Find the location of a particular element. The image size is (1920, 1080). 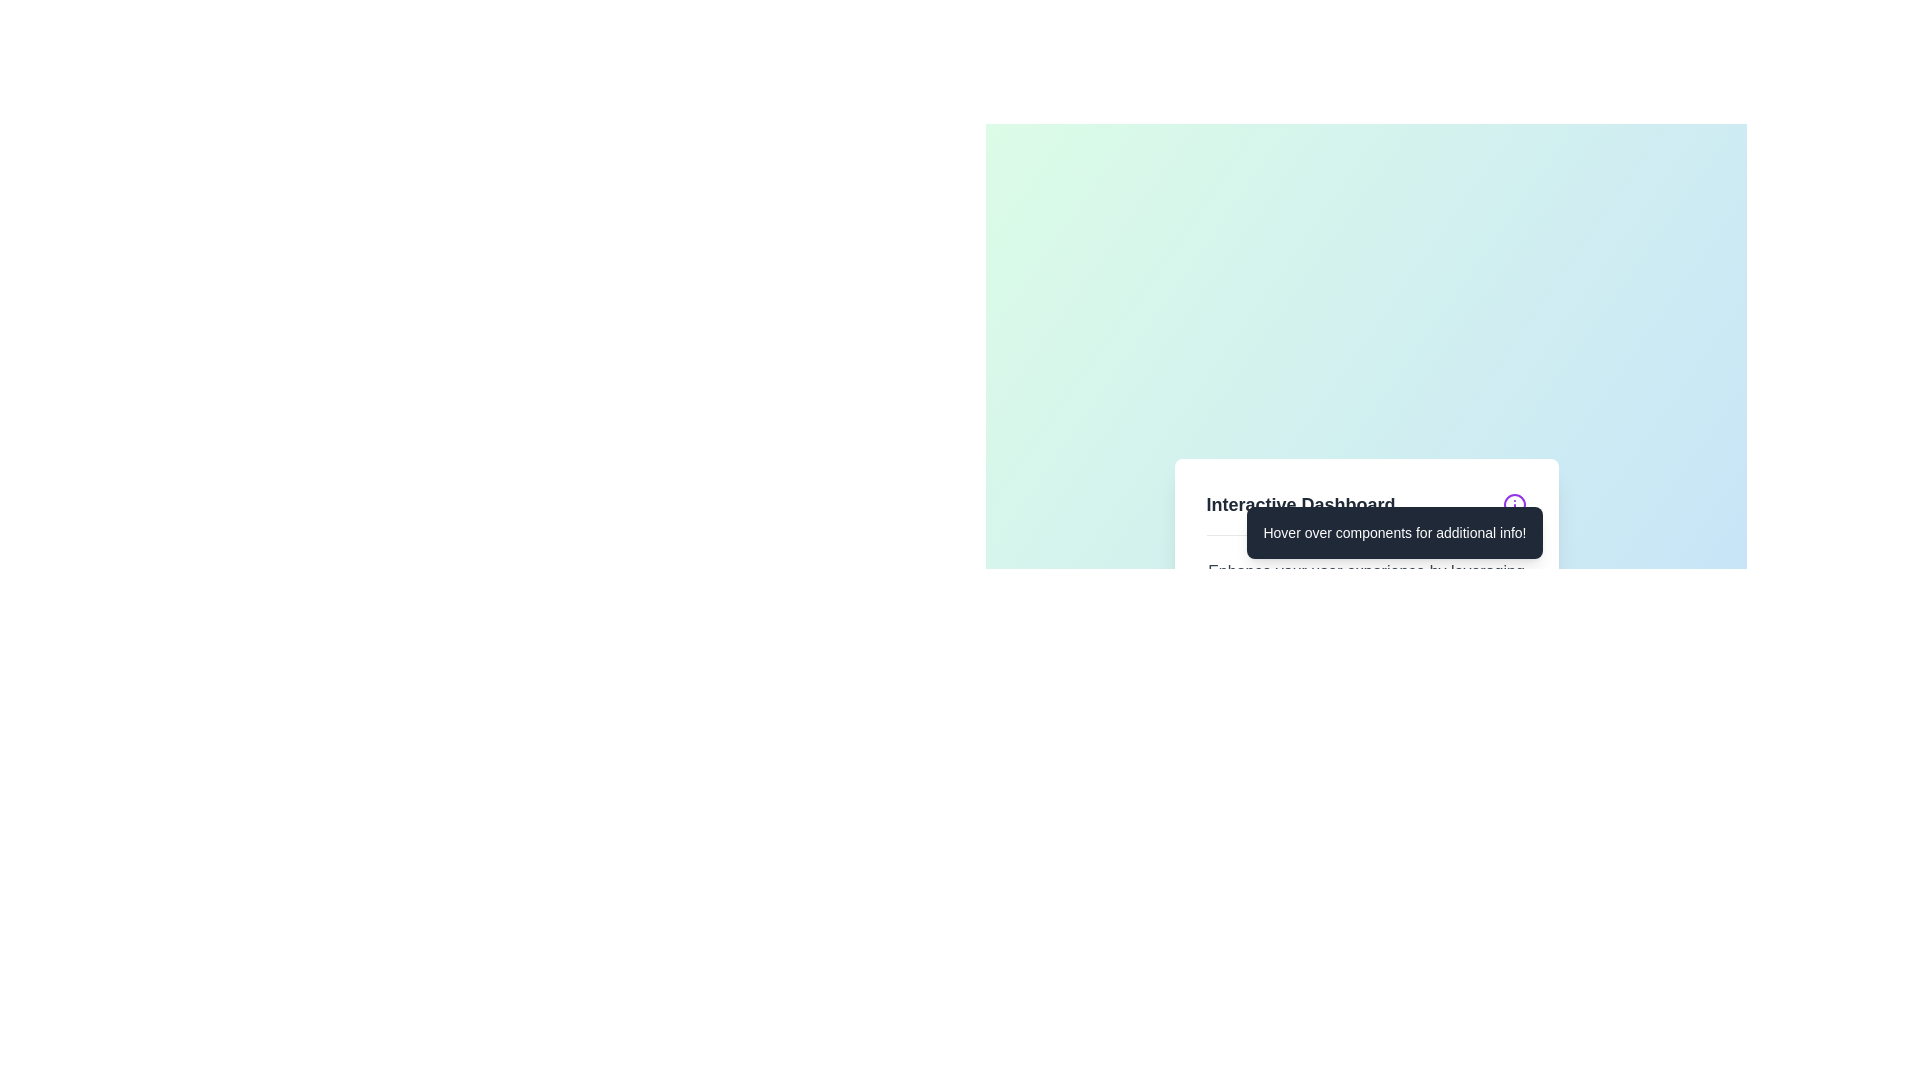

the circular SVG element that serves as the primary component of an information icon in the tooltip-like popup is located at coordinates (1514, 504).